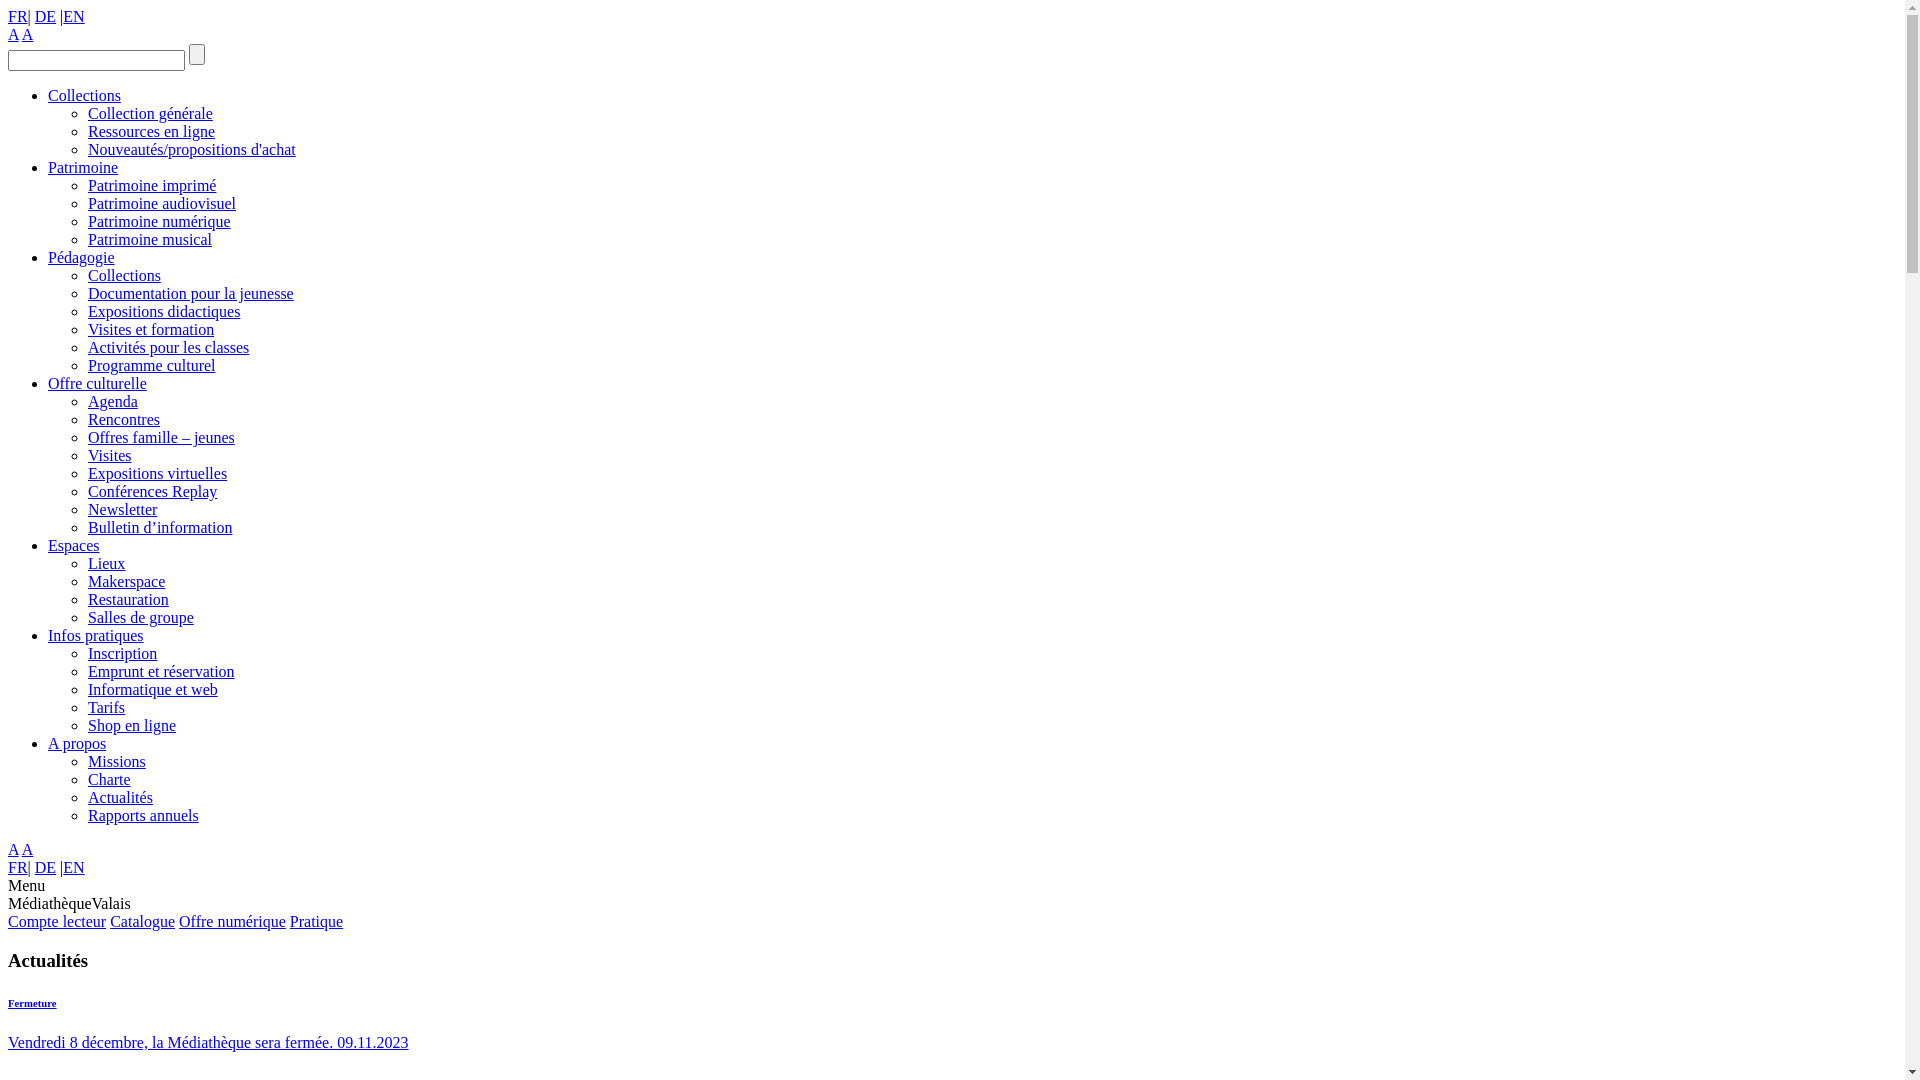  Describe the element at coordinates (108, 778) in the screenshot. I see `'Charte'` at that location.